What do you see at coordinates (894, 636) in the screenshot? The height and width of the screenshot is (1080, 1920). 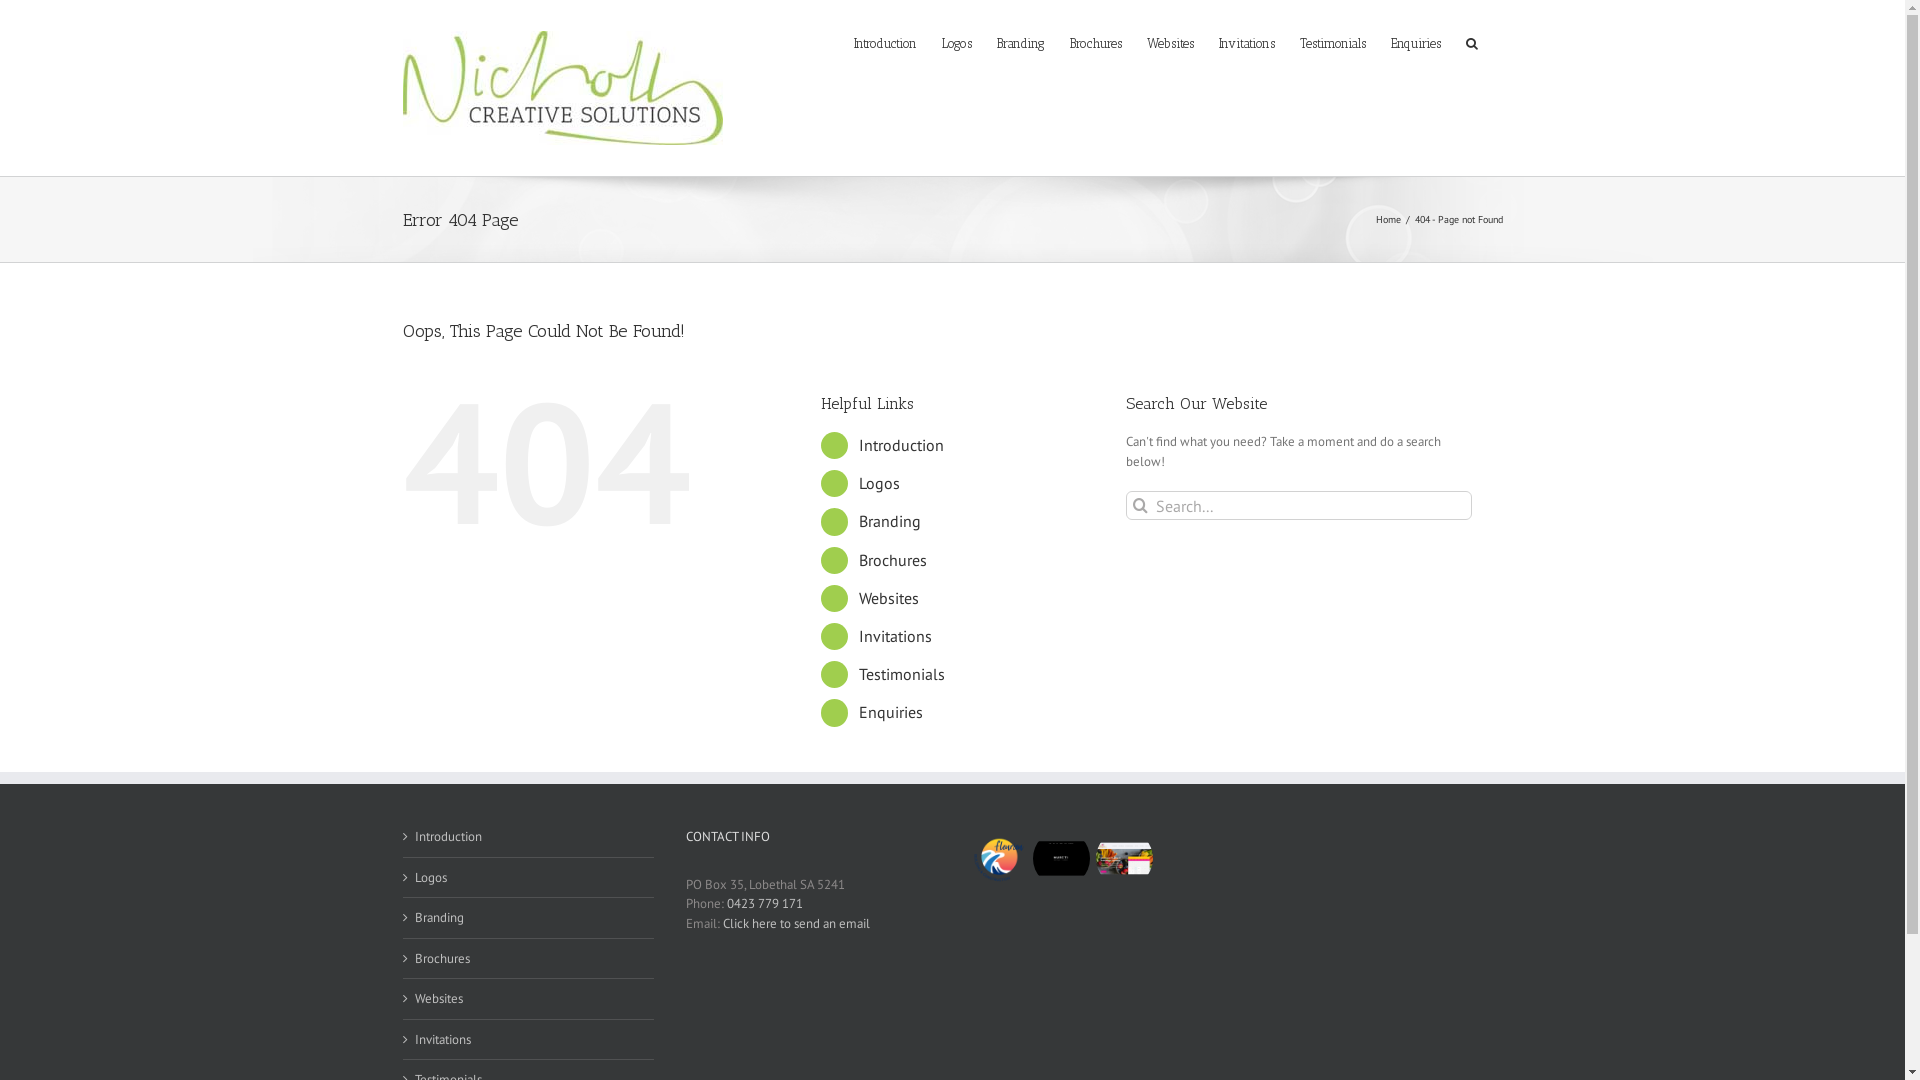 I see `'Invitations'` at bounding box center [894, 636].